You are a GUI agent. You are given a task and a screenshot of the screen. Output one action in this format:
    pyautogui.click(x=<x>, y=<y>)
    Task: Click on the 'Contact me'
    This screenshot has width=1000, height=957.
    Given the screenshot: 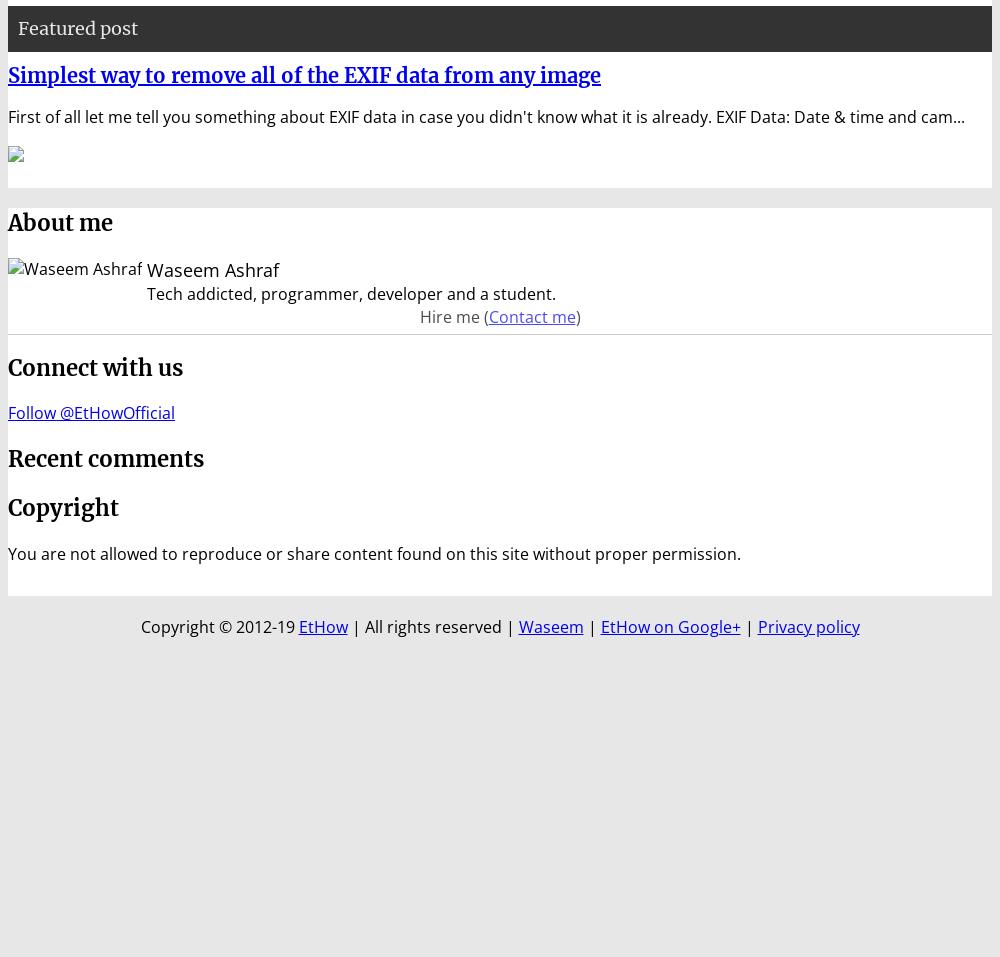 What is the action you would take?
    pyautogui.click(x=487, y=316)
    